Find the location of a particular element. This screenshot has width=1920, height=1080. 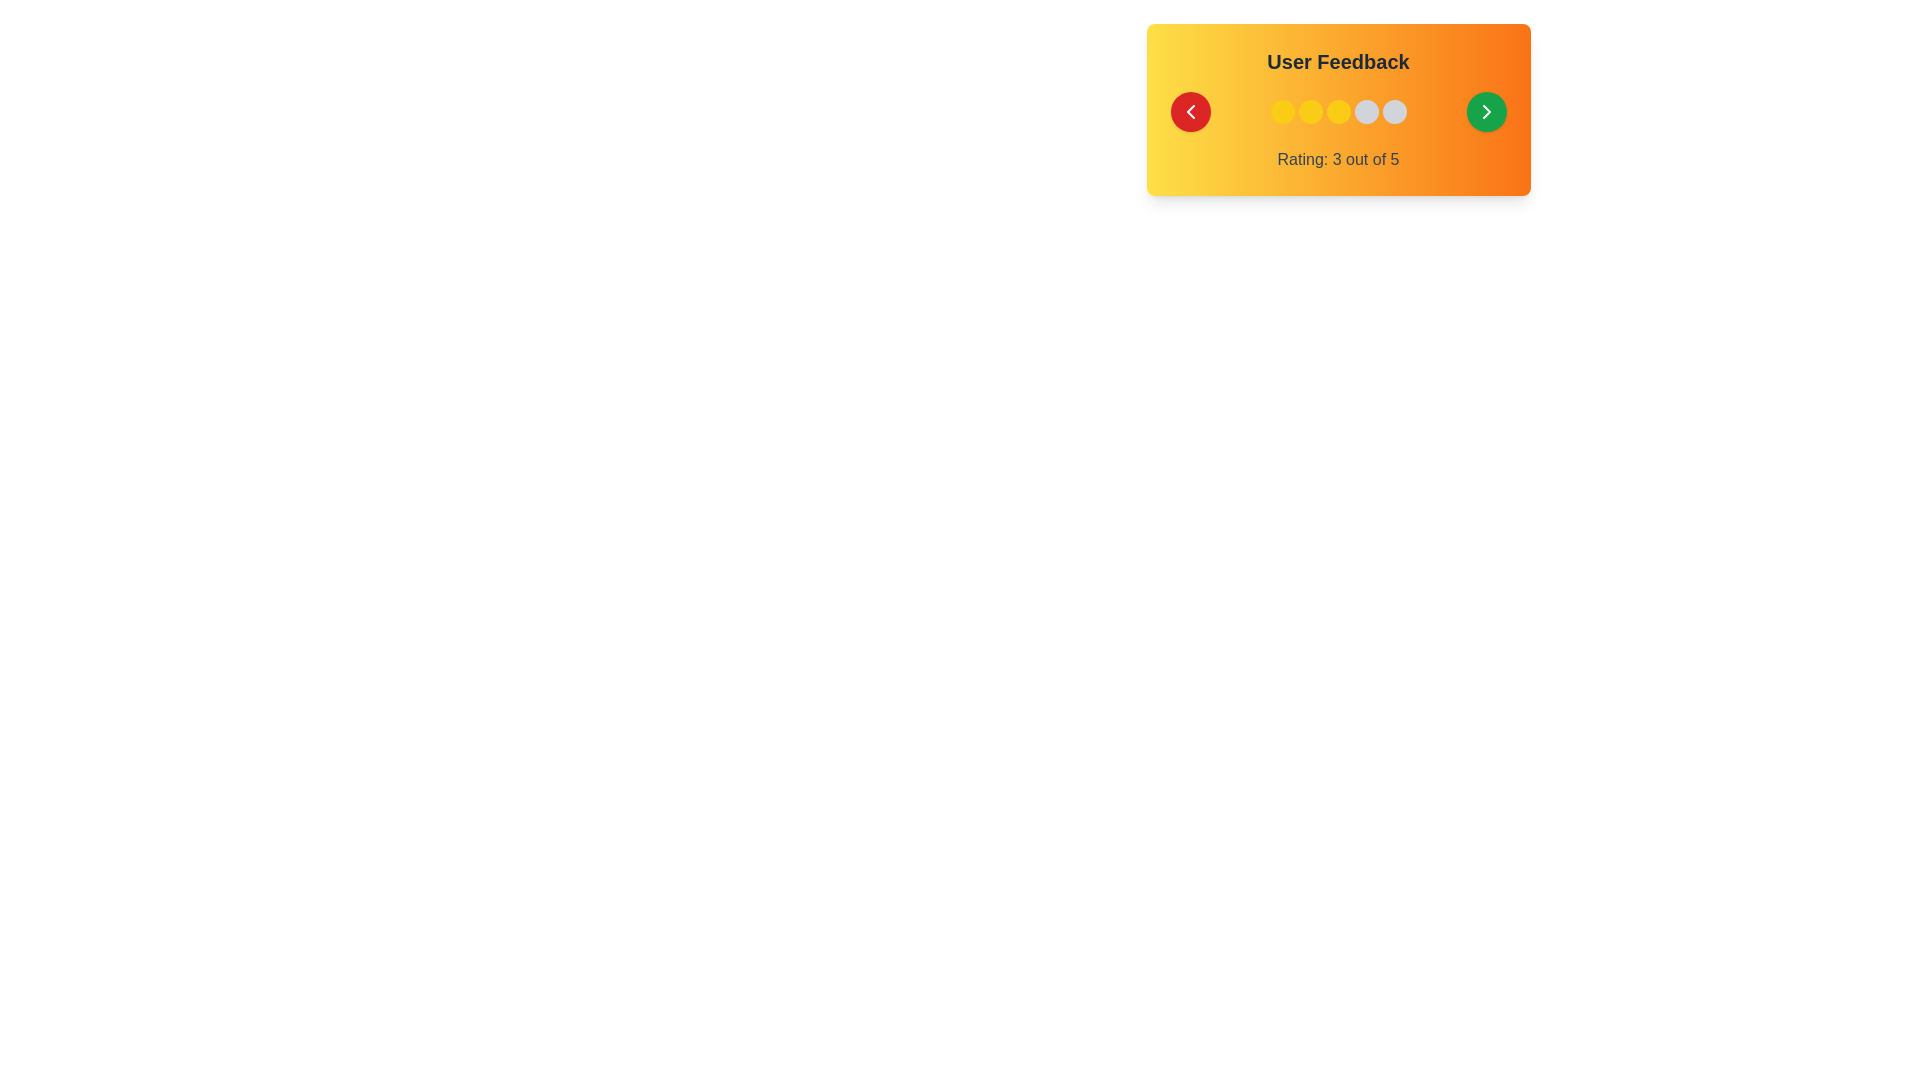

the first circular rating indicator with a yellow background in the User Feedback card is located at coordinates (1282, 111).